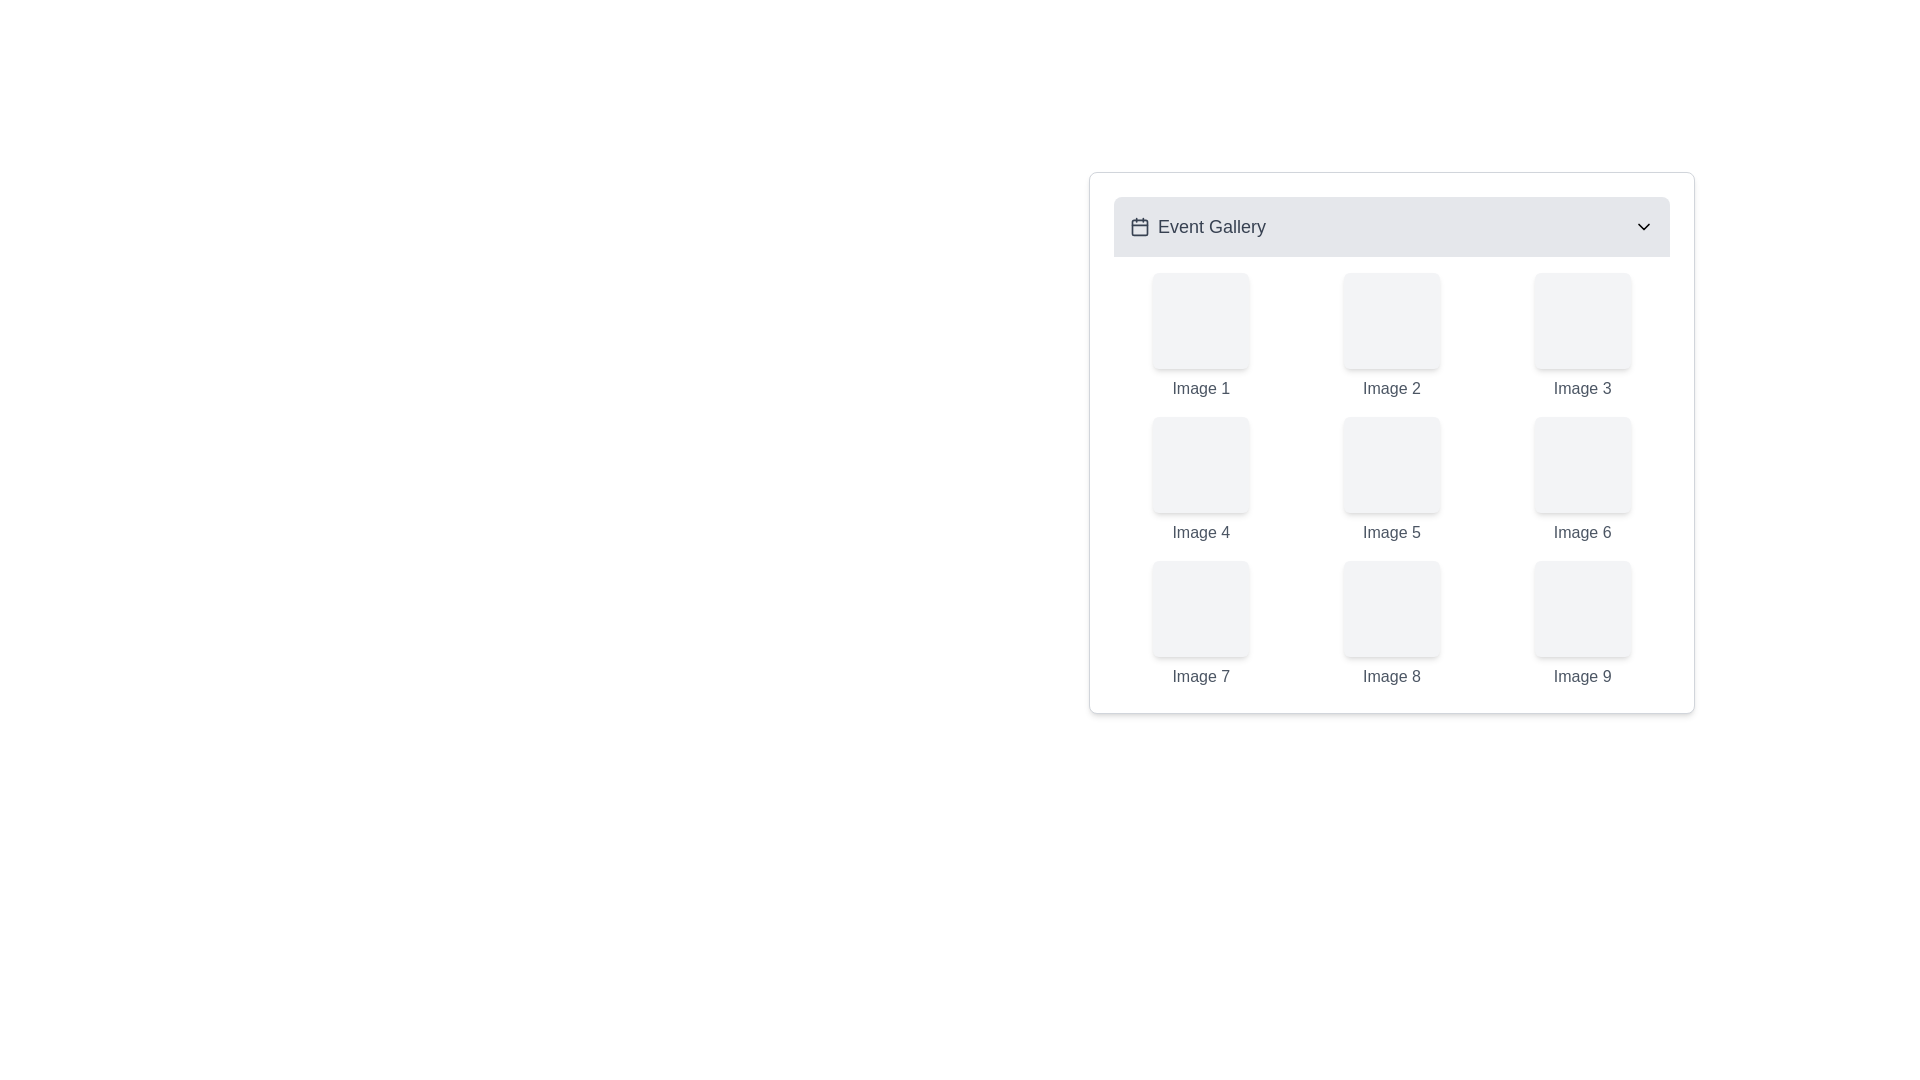 The image size is (1920, 1080). I want to click on the grid item box labeled 'Image 8' which has a light gray background and rounded corners to interact with it, so click(1391, 623).